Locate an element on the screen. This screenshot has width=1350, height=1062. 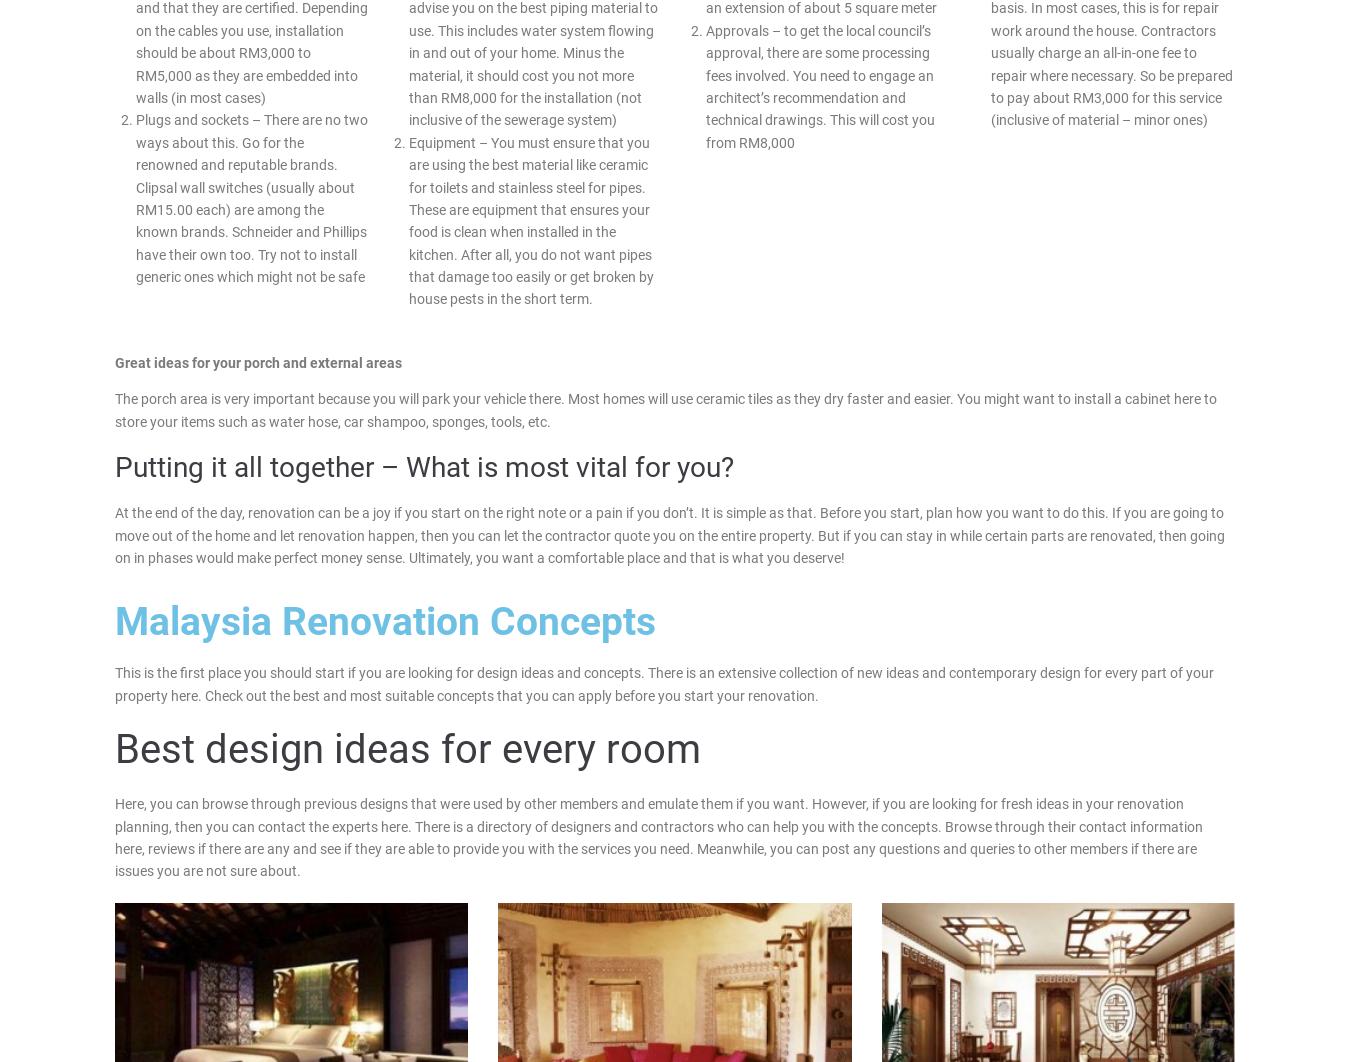
'Approvals – to get the local council’s approval, there are some processing fees involved. You need to engage an architect’s recommendation and technical drawings. This will cost you from RM8,000' is located at coordinates (819, 86).